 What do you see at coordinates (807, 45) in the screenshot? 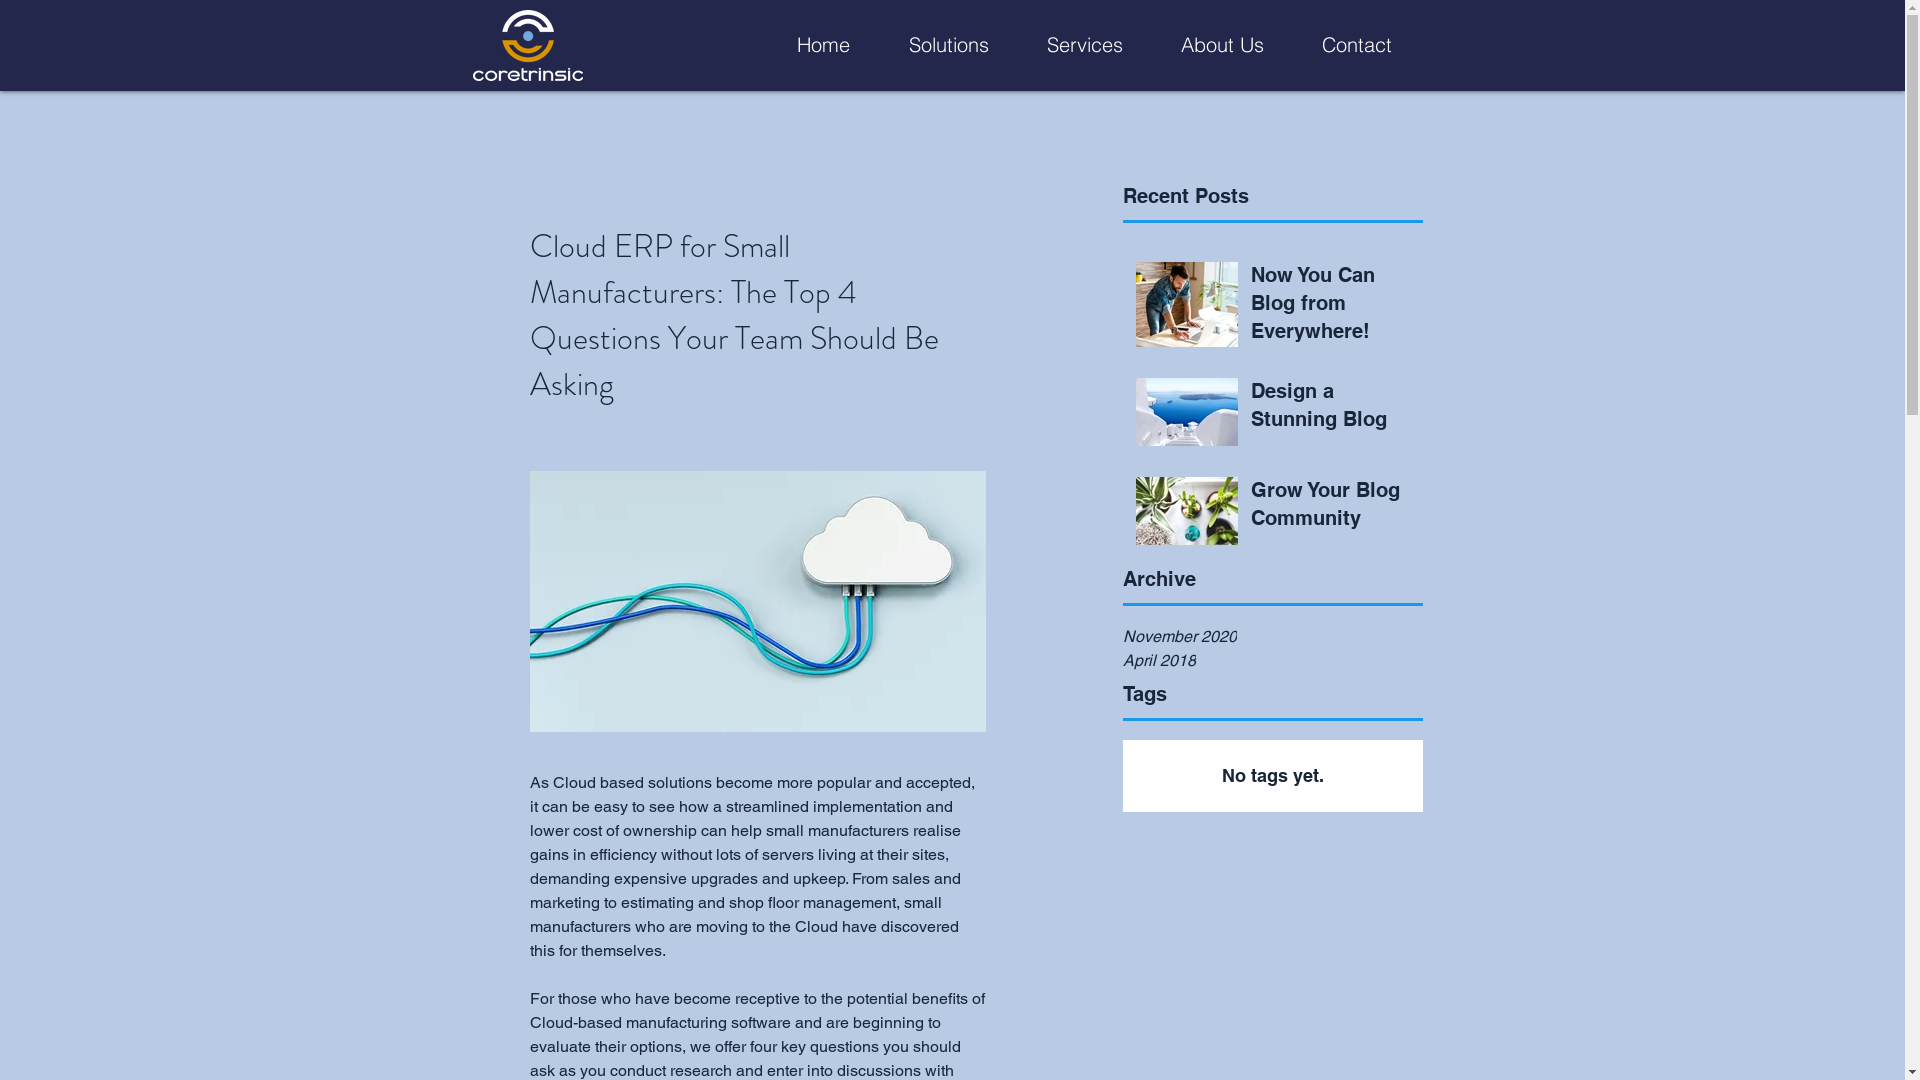
I see `'Home'` at bounding box center [807, 45].